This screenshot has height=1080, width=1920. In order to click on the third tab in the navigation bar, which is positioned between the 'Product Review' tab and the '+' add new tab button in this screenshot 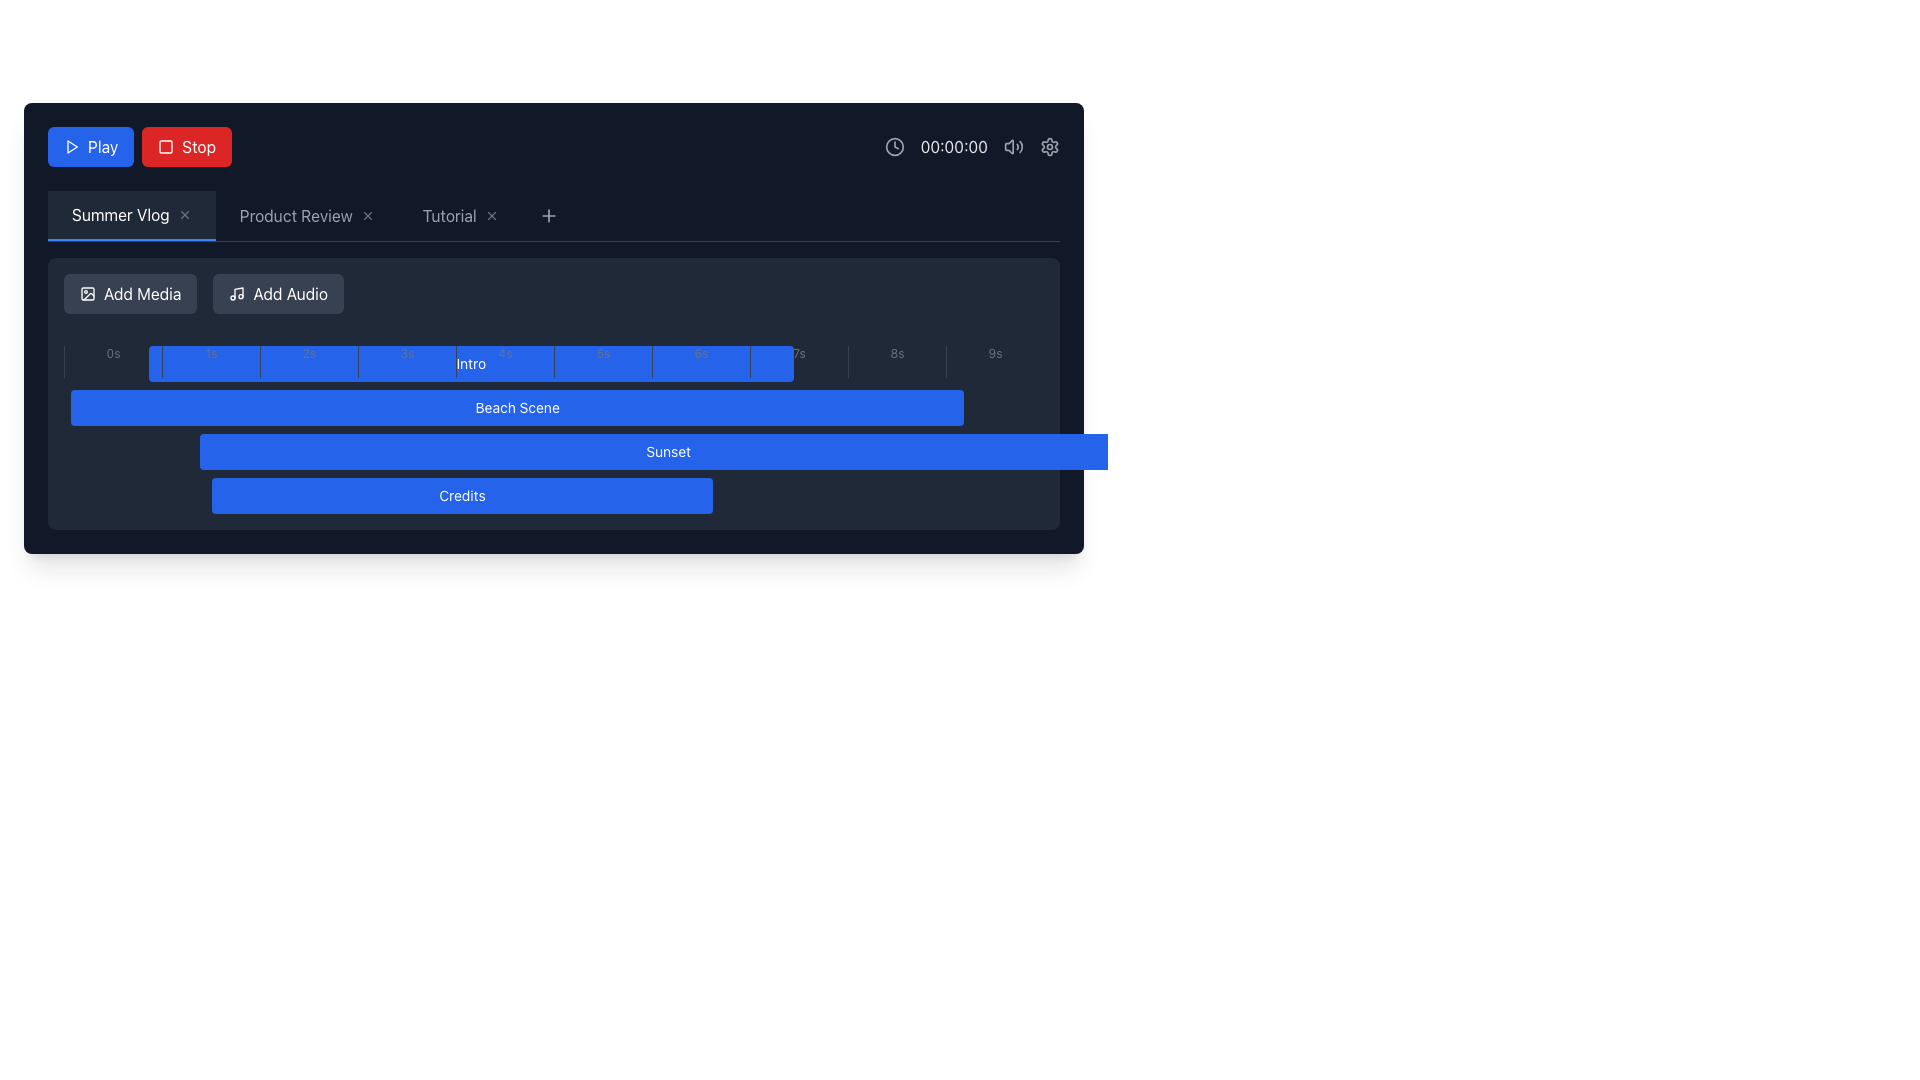, I will do `click(459, 216)`.